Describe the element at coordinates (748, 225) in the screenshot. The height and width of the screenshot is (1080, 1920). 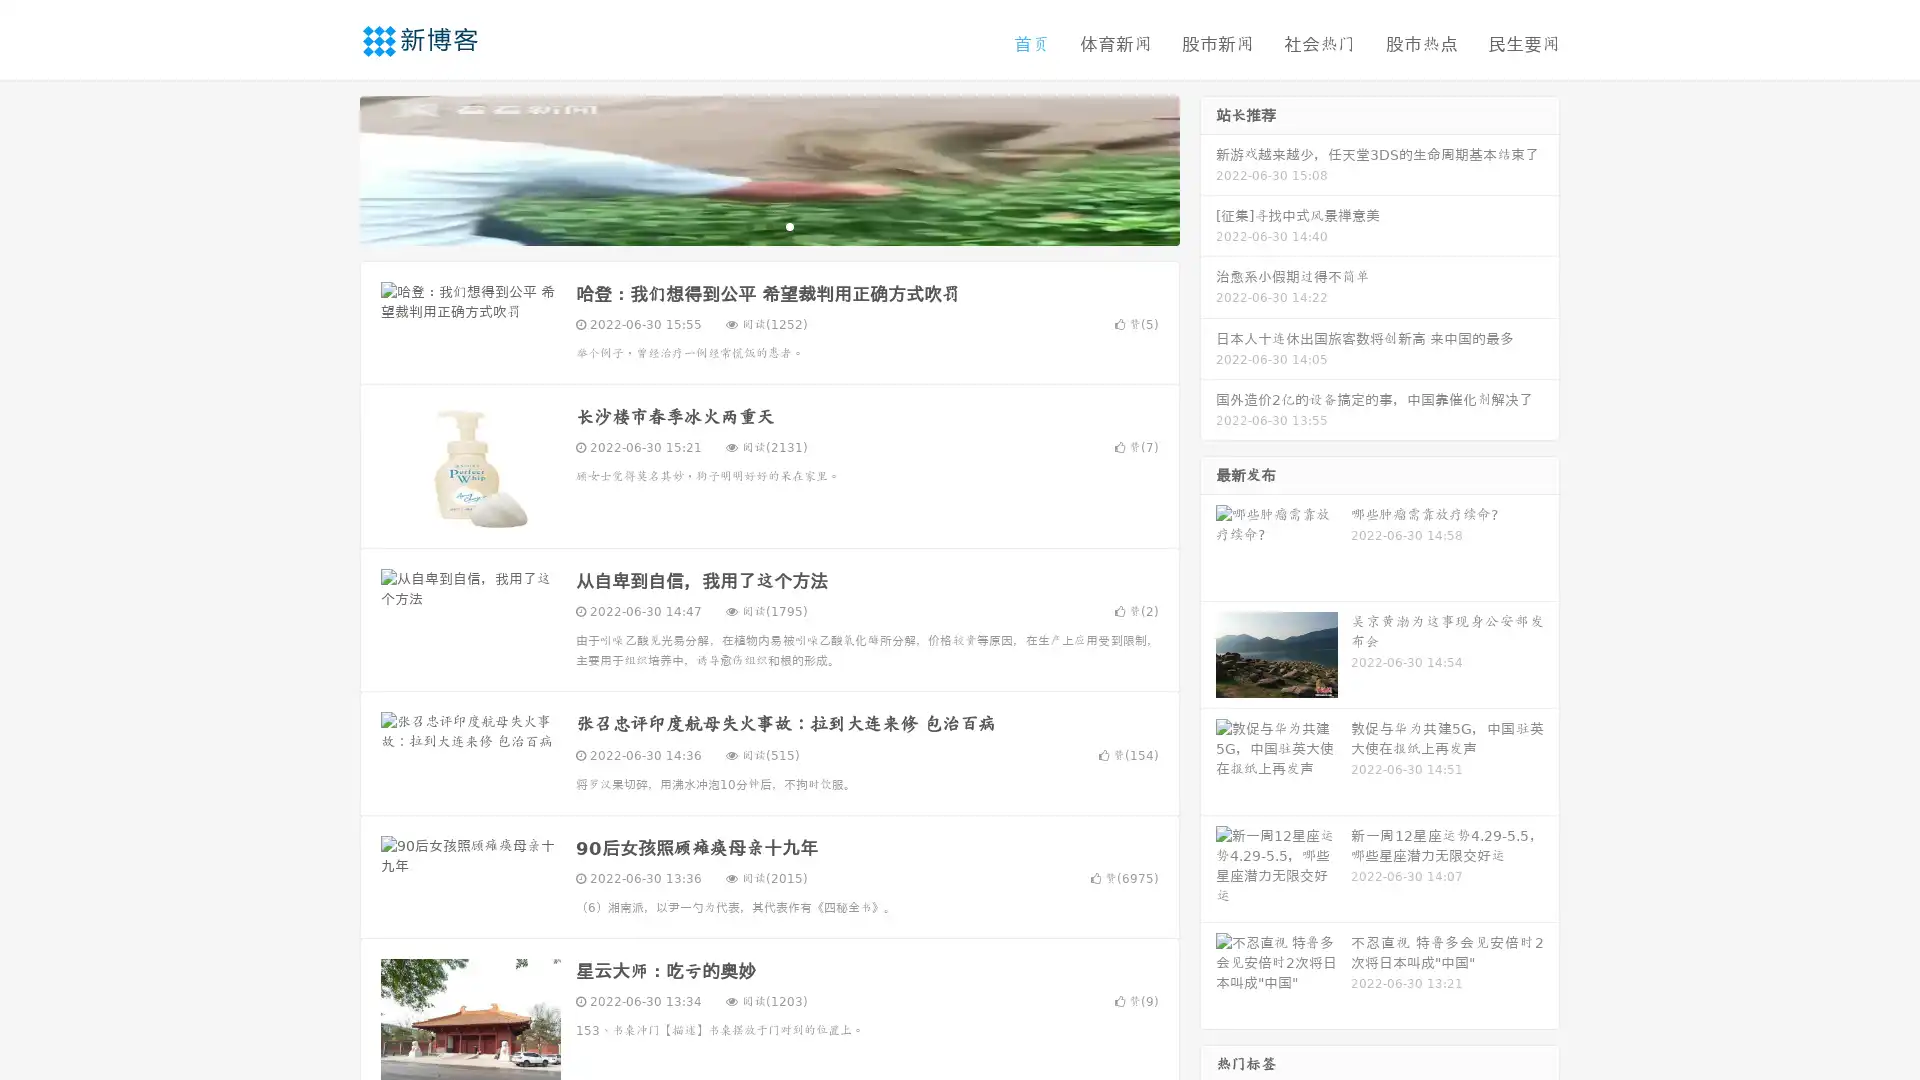
I see `Go to slide 1` at that location.